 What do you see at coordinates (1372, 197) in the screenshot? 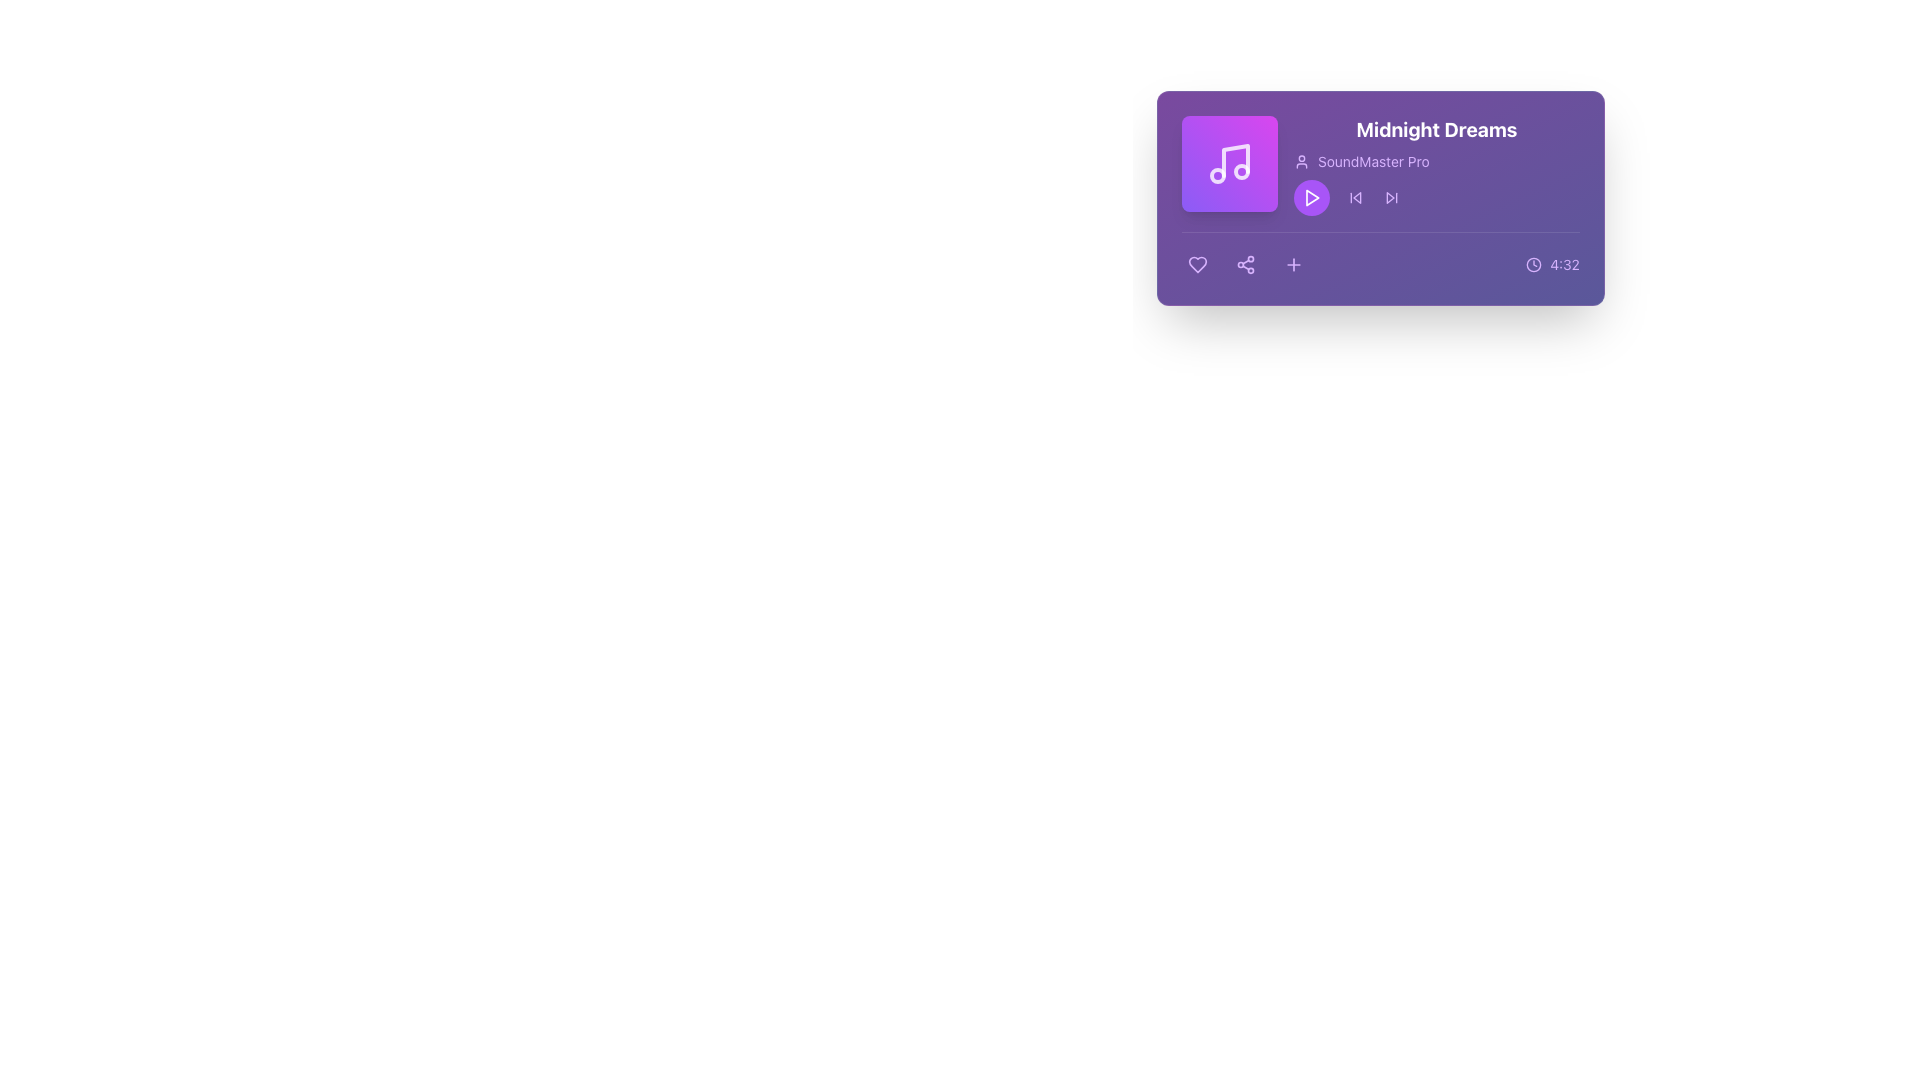
I see `the group of navigation buttons located centrally below the title 'Midnight Dreams' to receive additional visual feedback` at bounding box center [1372, 197].